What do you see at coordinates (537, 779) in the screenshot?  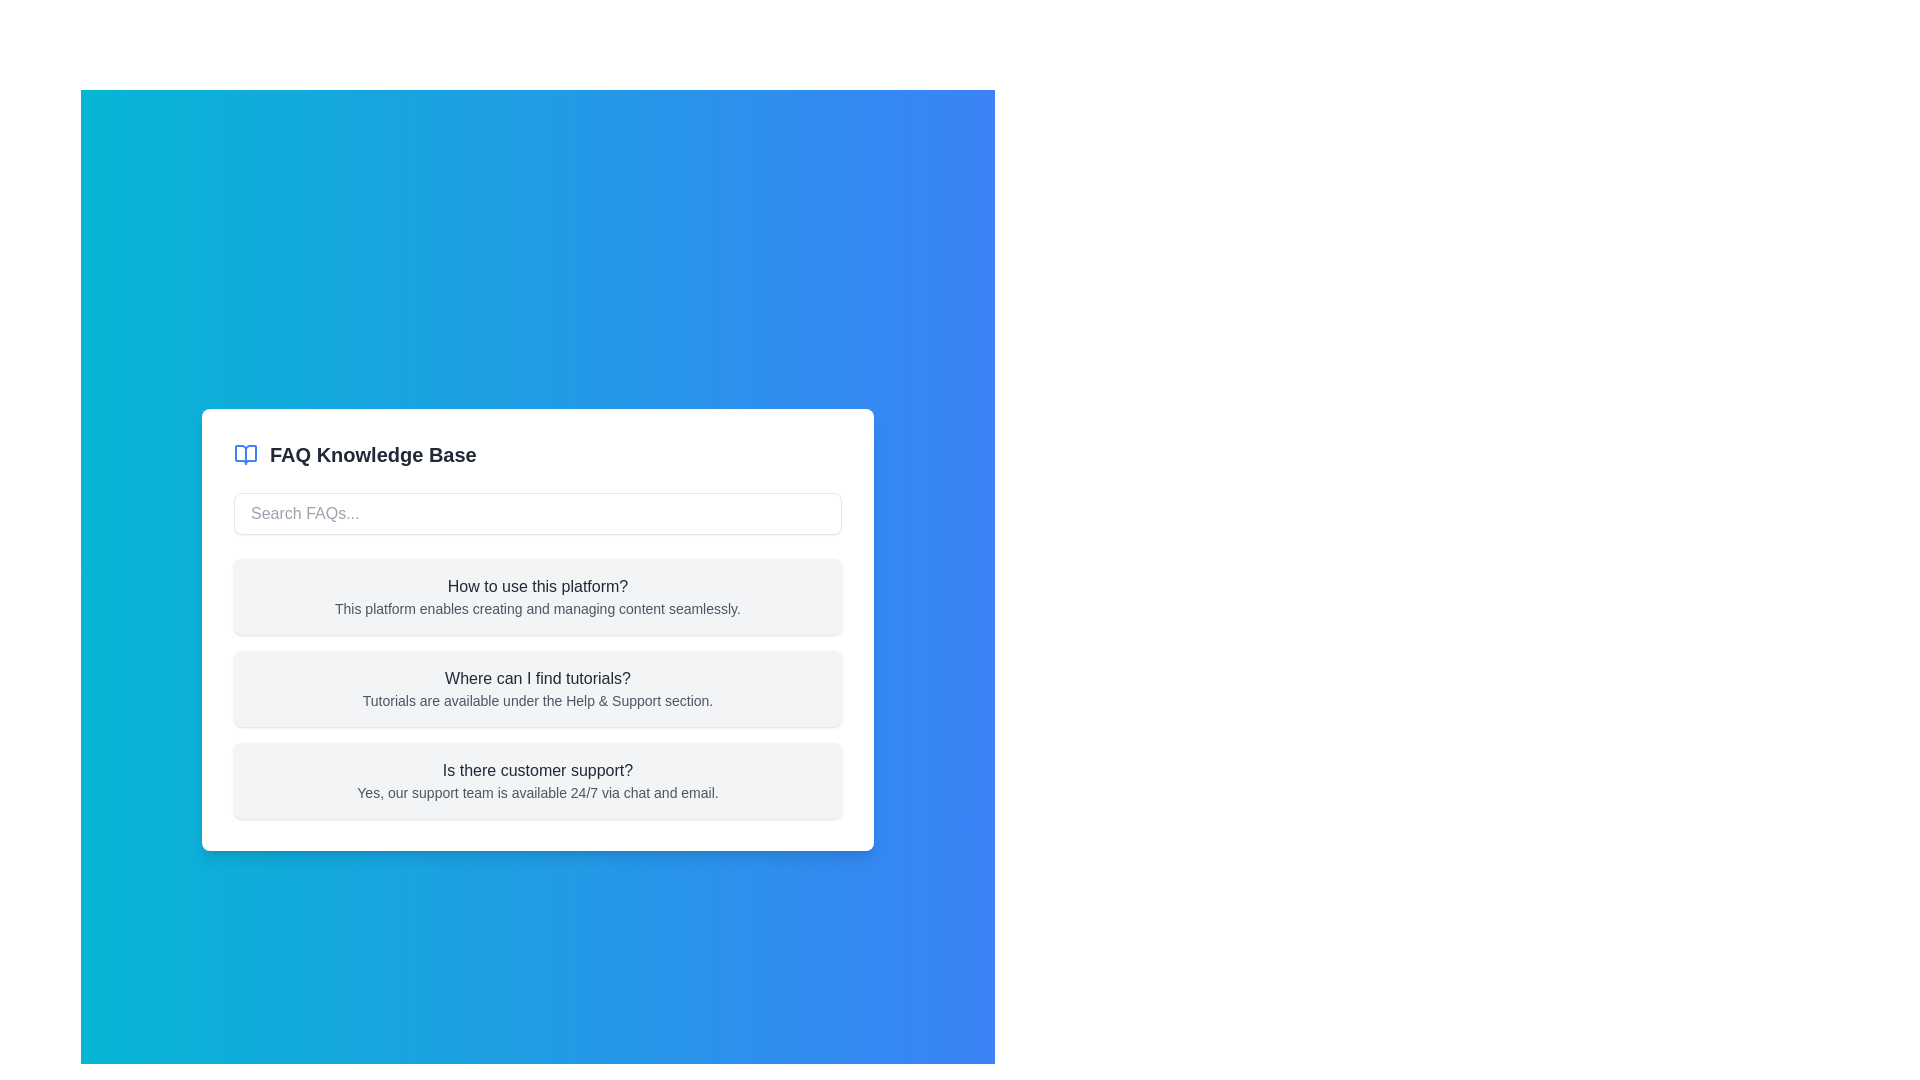 I see `the third FAQ entry in the Knowledge Base interface, which contains the question 'Is there customer support?' and the reply styled in gray text` at bounding box center [537, 779].